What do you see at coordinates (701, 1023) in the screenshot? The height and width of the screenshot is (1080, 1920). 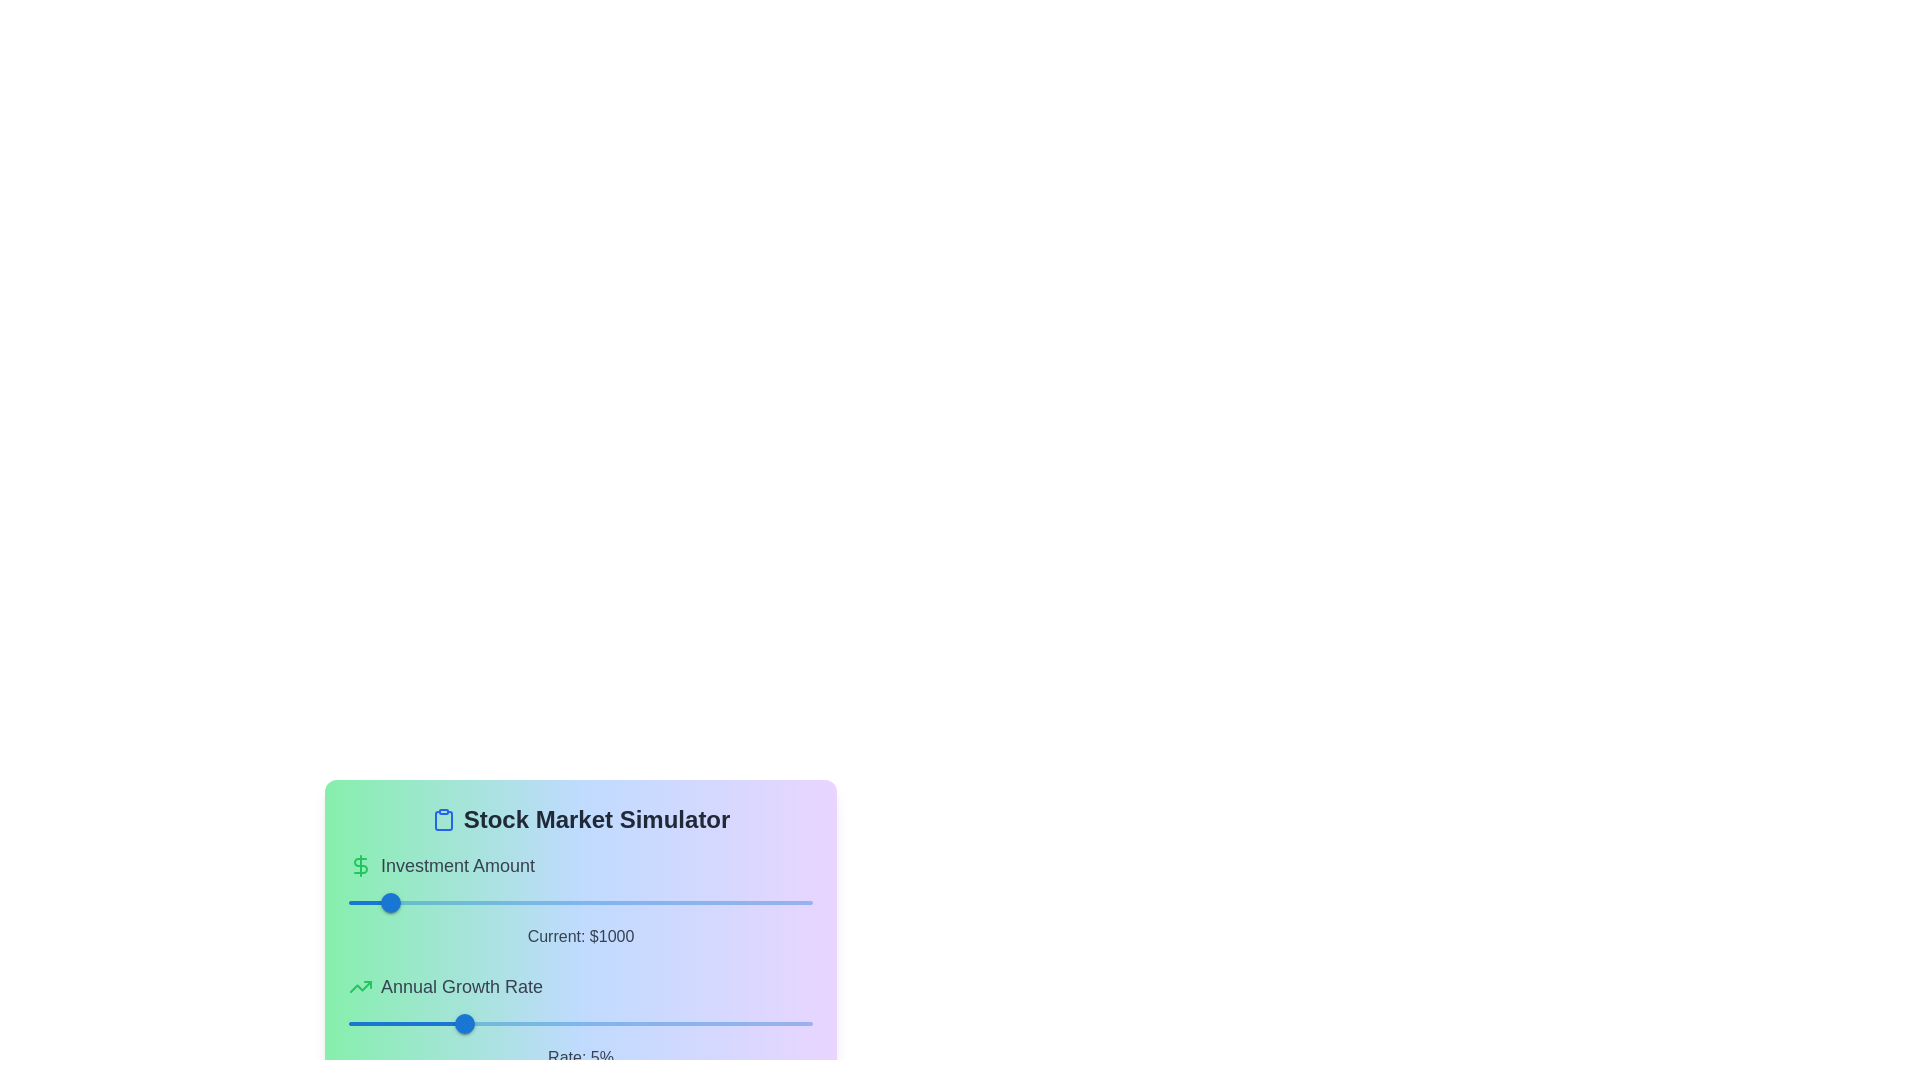 I see `the annual growth rate` at bounding box center [701, 1023].